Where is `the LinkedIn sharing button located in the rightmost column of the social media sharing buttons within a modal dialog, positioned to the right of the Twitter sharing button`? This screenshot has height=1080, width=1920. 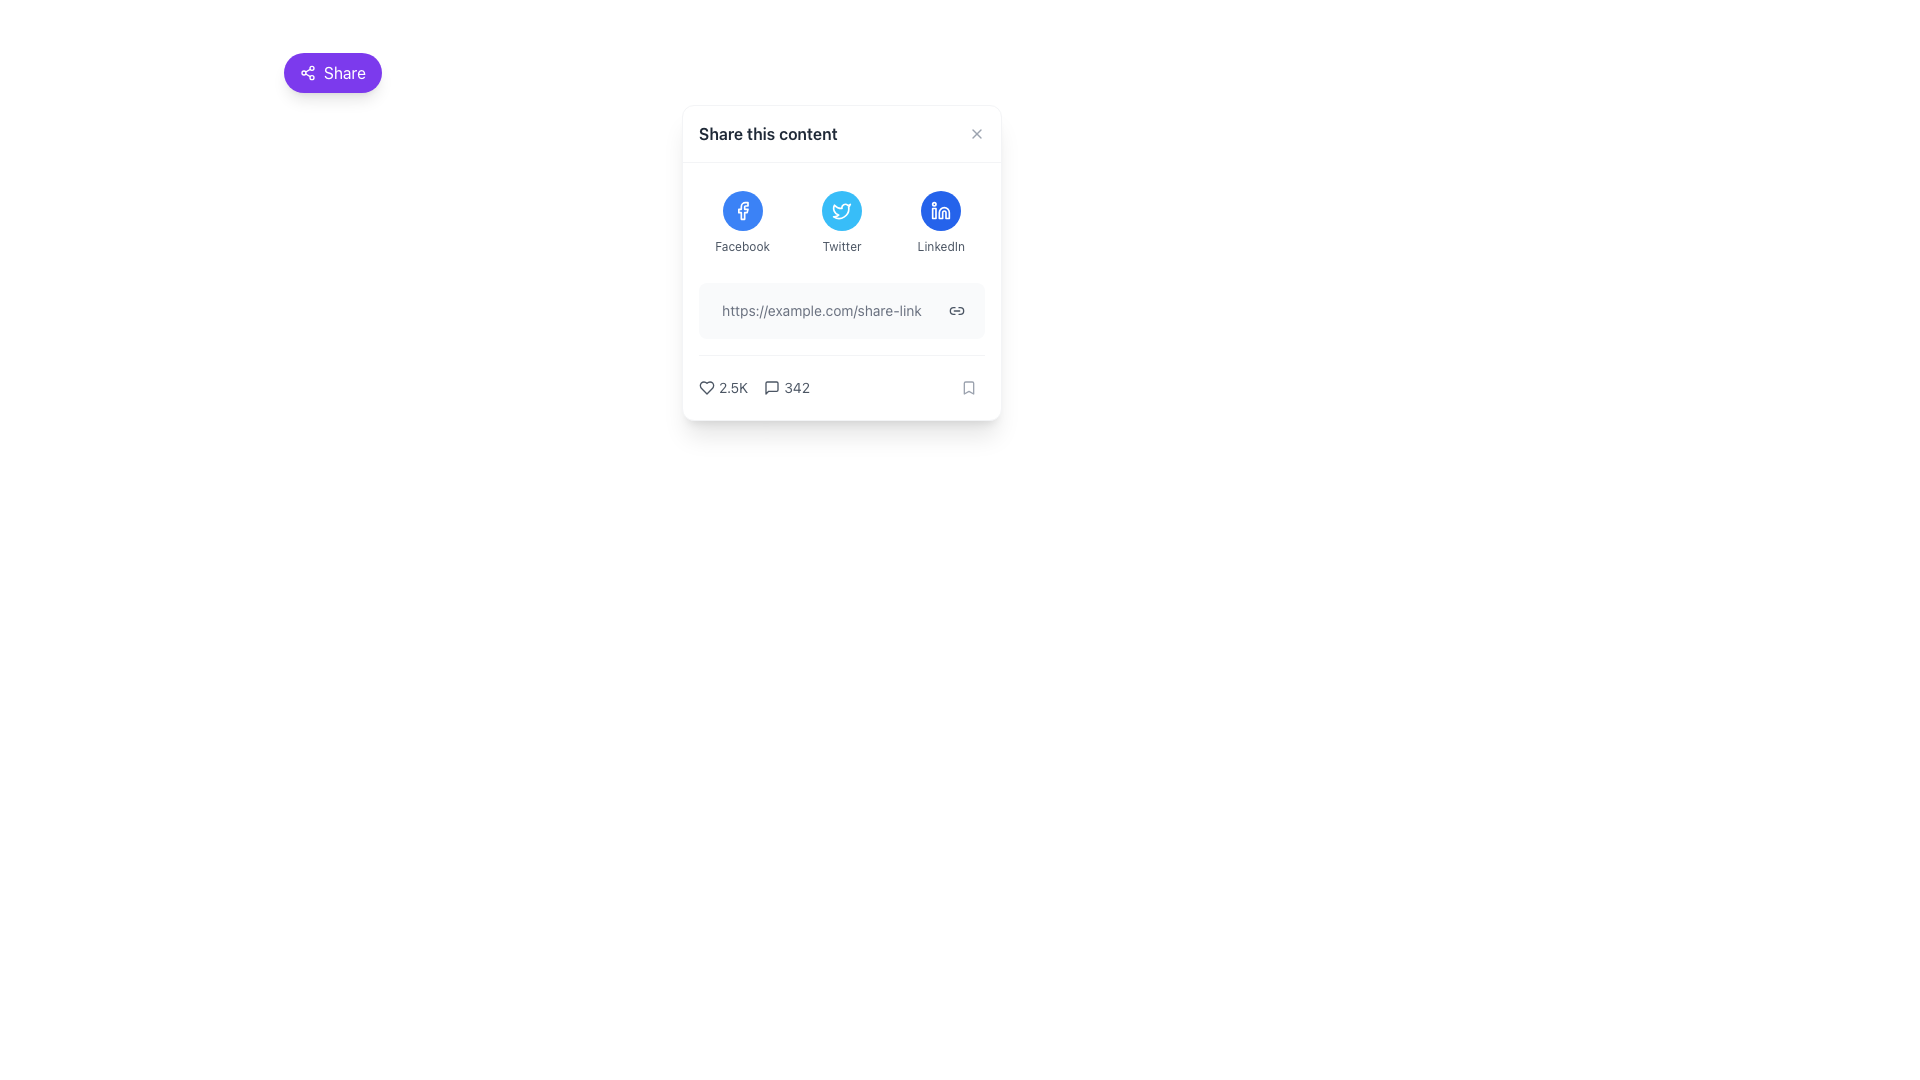 the LinkedIn sharing button located in the rightmost column of the social media sharing buttons within a modal dialog, positioned to the right of the Twitter sharing button is located at coordinates (940, 211).